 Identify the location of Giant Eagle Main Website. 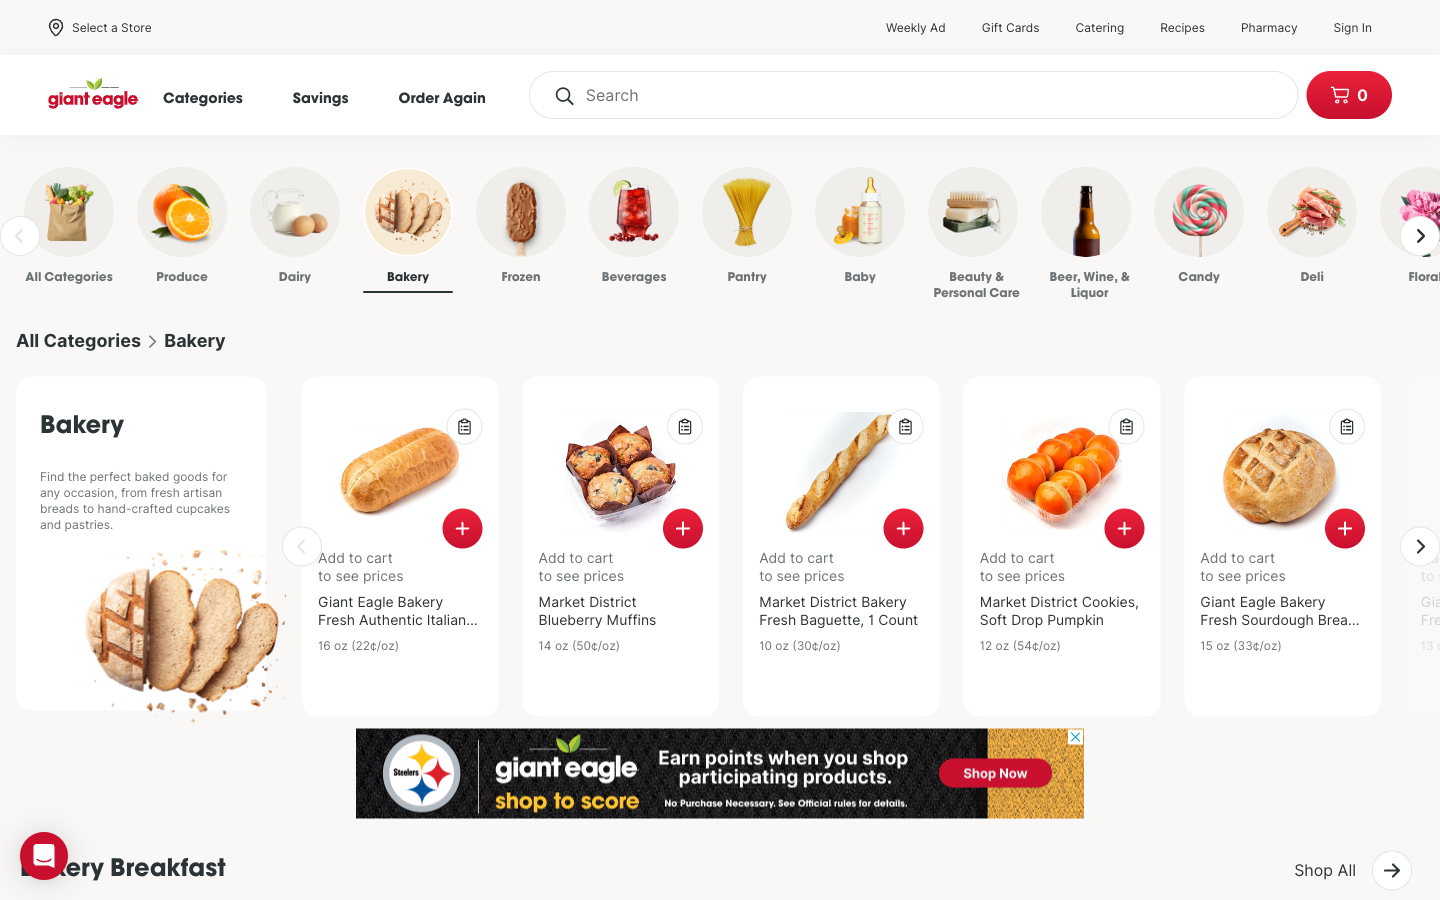
(94, 94).